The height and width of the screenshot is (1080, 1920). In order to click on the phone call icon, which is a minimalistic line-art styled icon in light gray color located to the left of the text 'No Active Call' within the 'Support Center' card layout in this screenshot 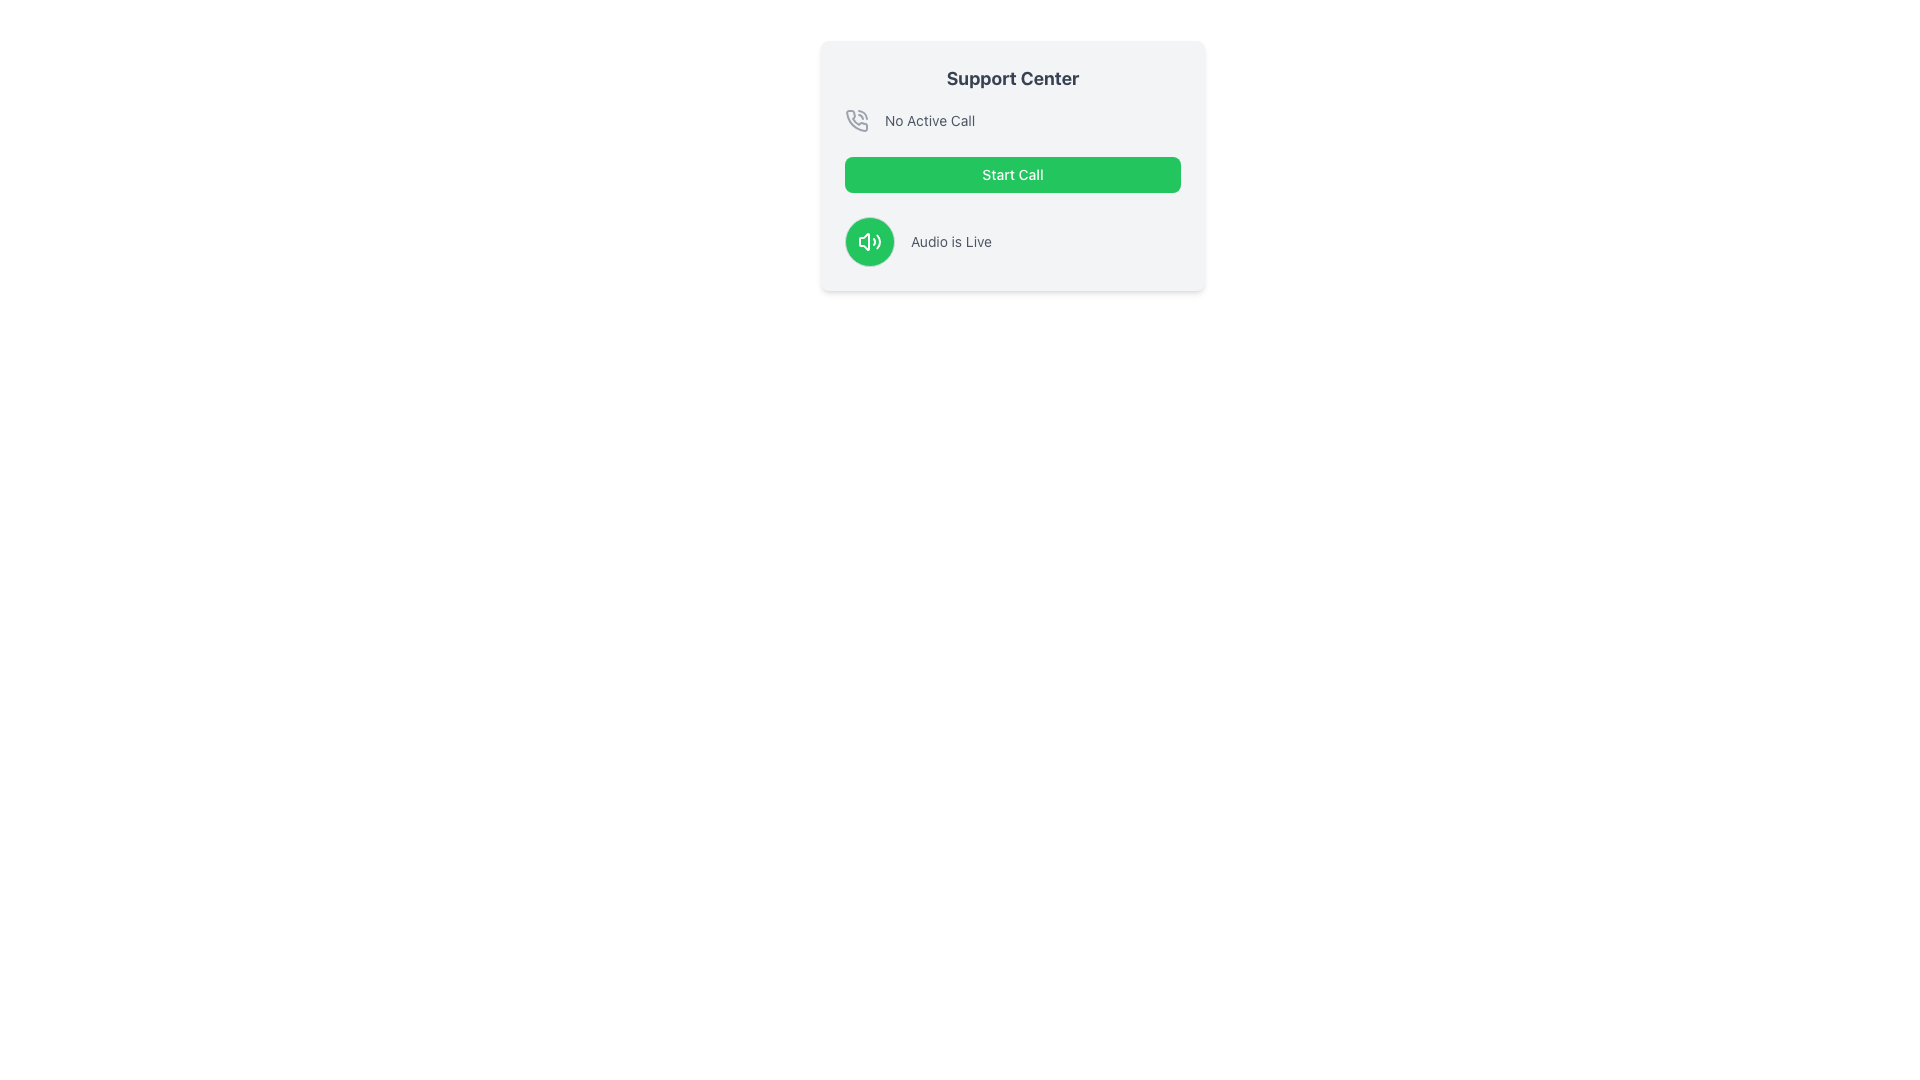, I will do `click(857, 120)`.